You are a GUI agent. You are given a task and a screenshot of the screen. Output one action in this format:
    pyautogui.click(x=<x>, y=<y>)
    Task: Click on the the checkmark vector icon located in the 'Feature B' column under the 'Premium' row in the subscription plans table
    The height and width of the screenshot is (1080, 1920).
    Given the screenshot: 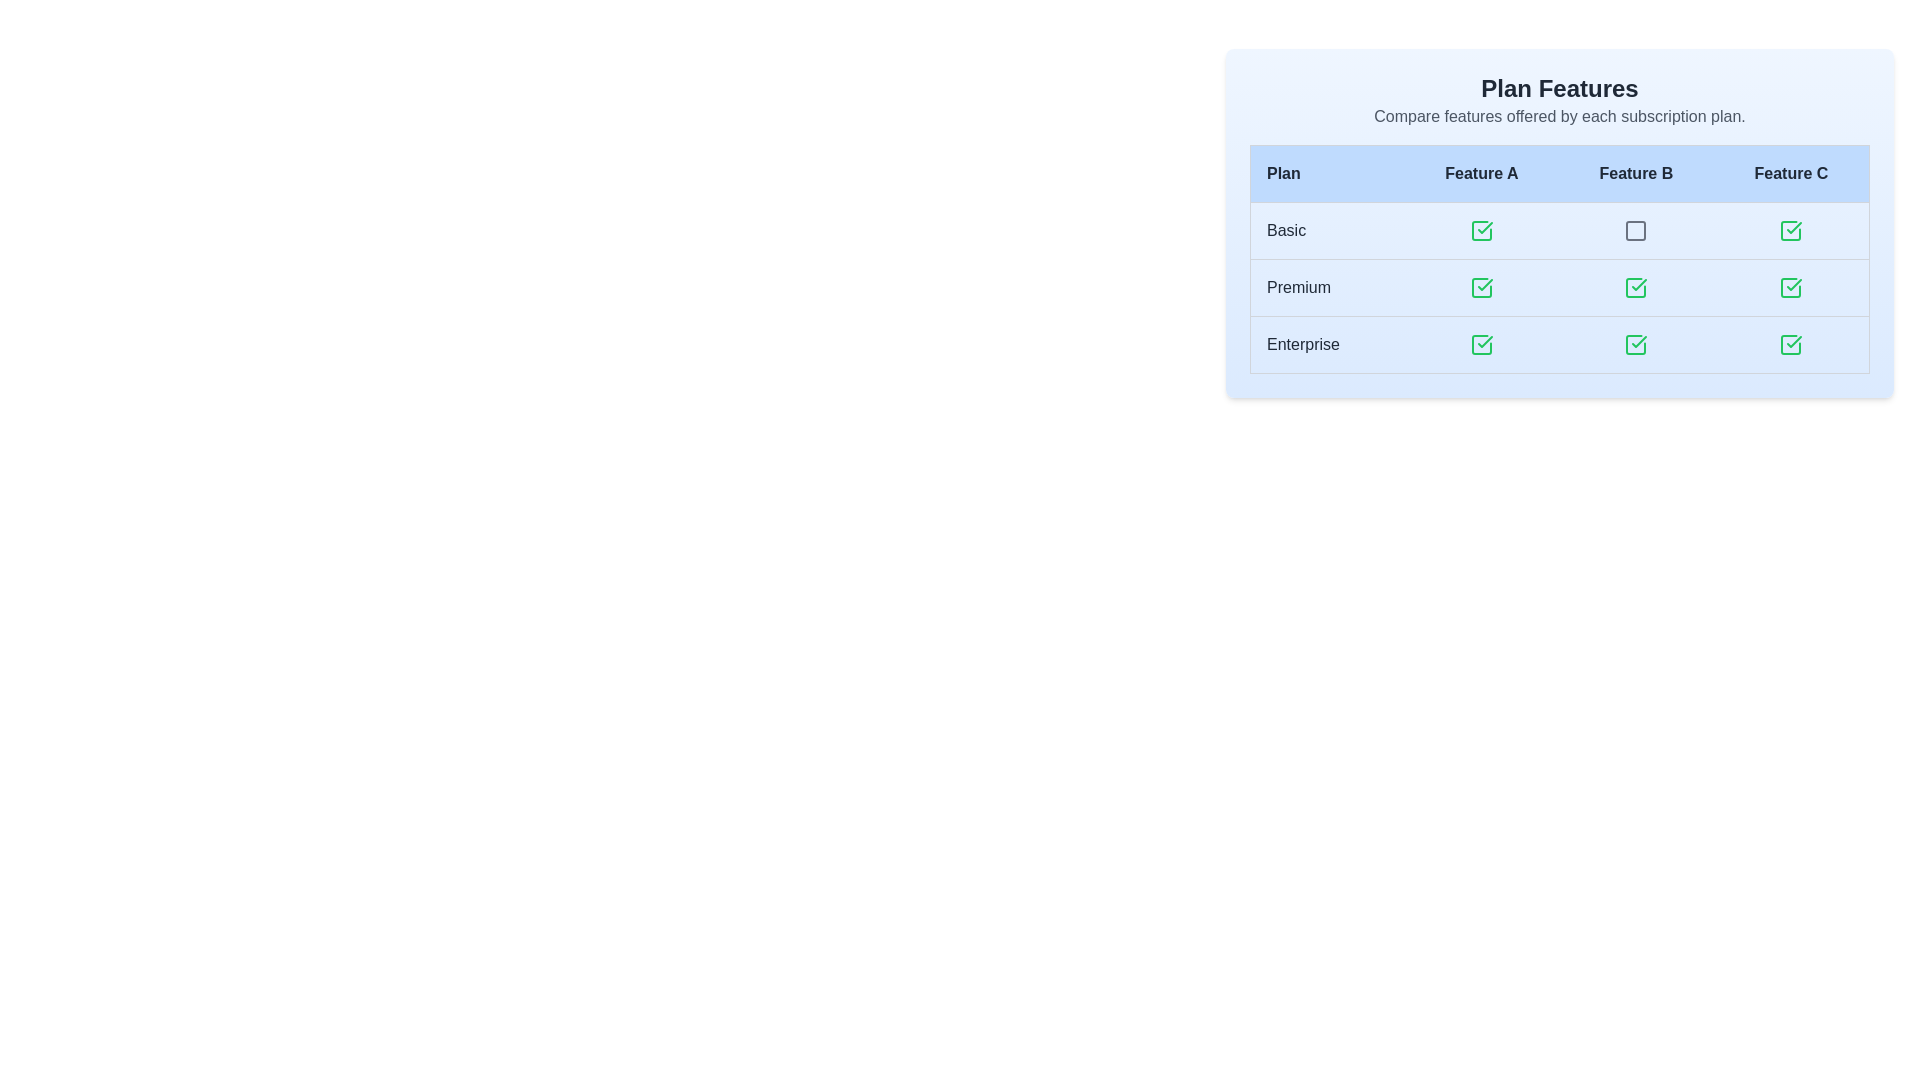 What is the action you would take?
    pyautogui.click(x=1639, y=285)
    